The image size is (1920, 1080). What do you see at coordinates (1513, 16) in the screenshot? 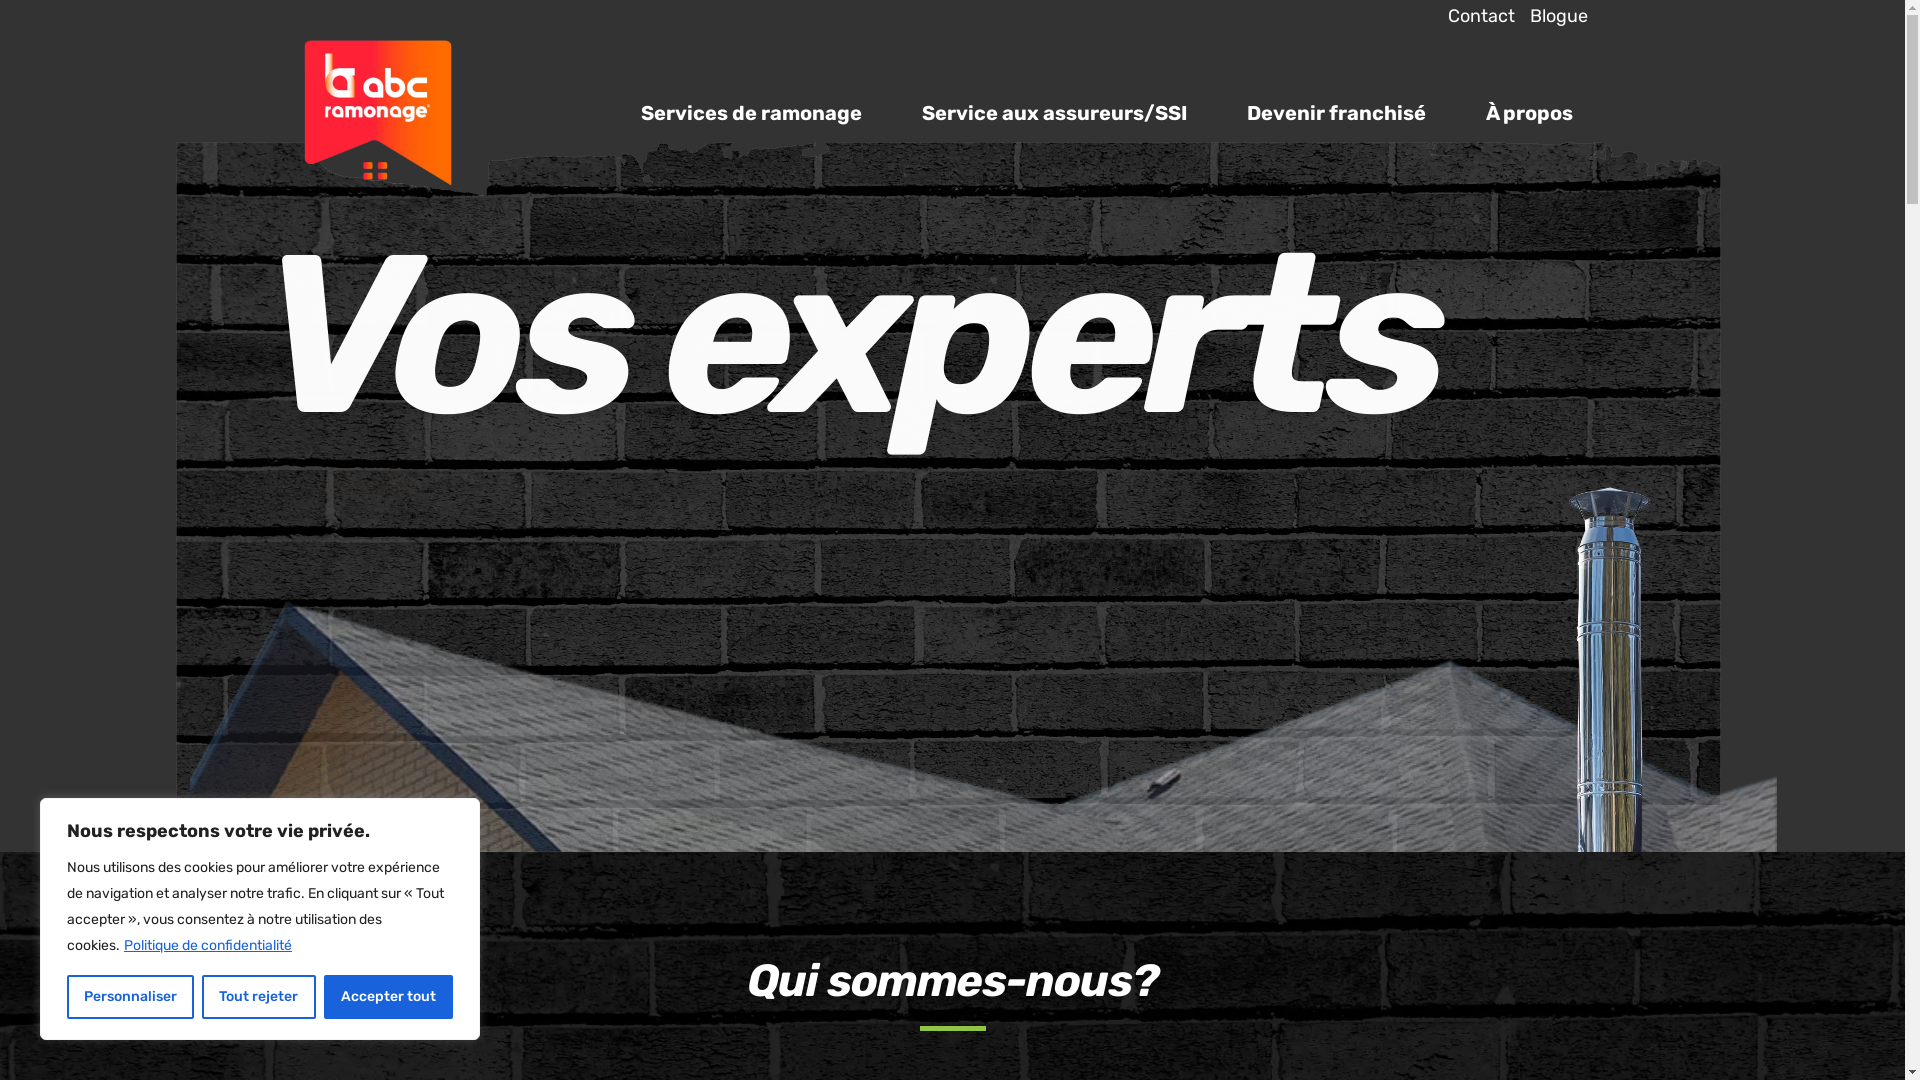
I see `'Blogue'` at bounding box center [1513, 16].